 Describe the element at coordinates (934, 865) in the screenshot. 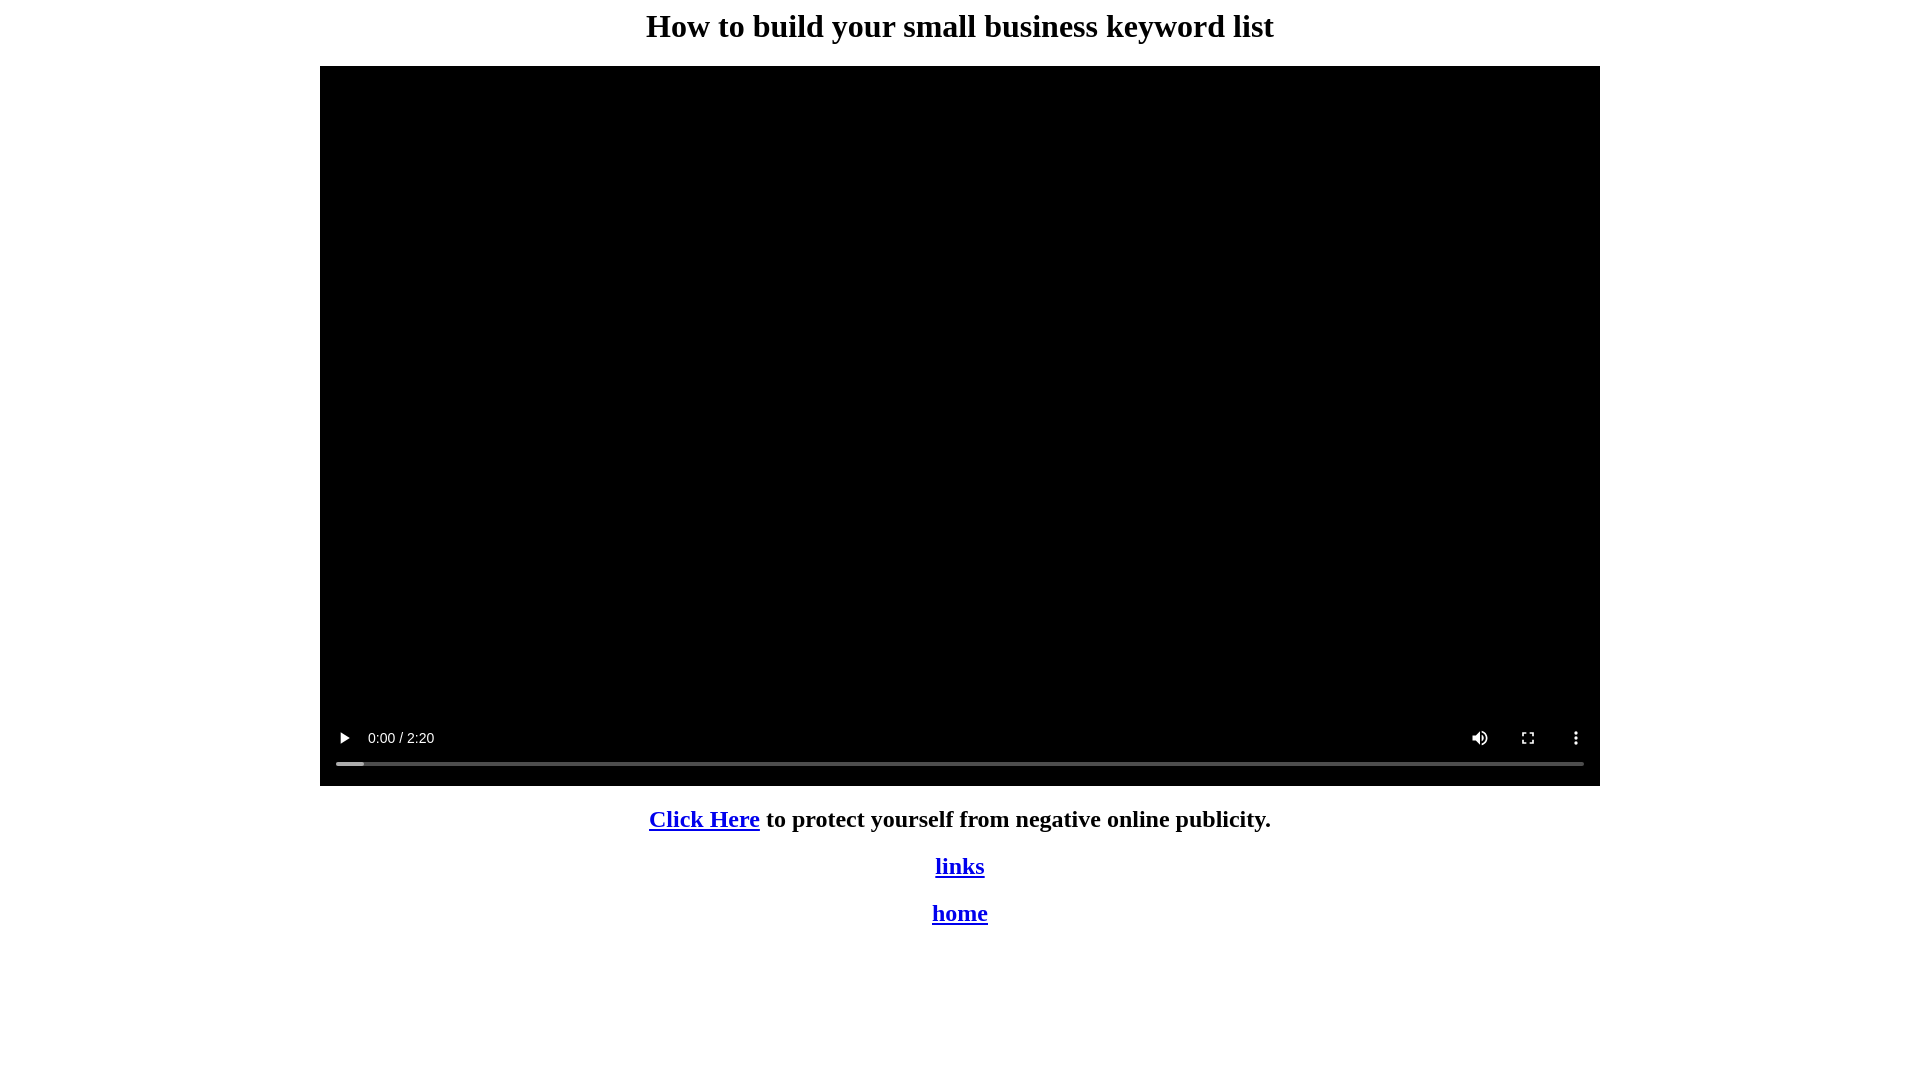

I see `'links'` at that location.